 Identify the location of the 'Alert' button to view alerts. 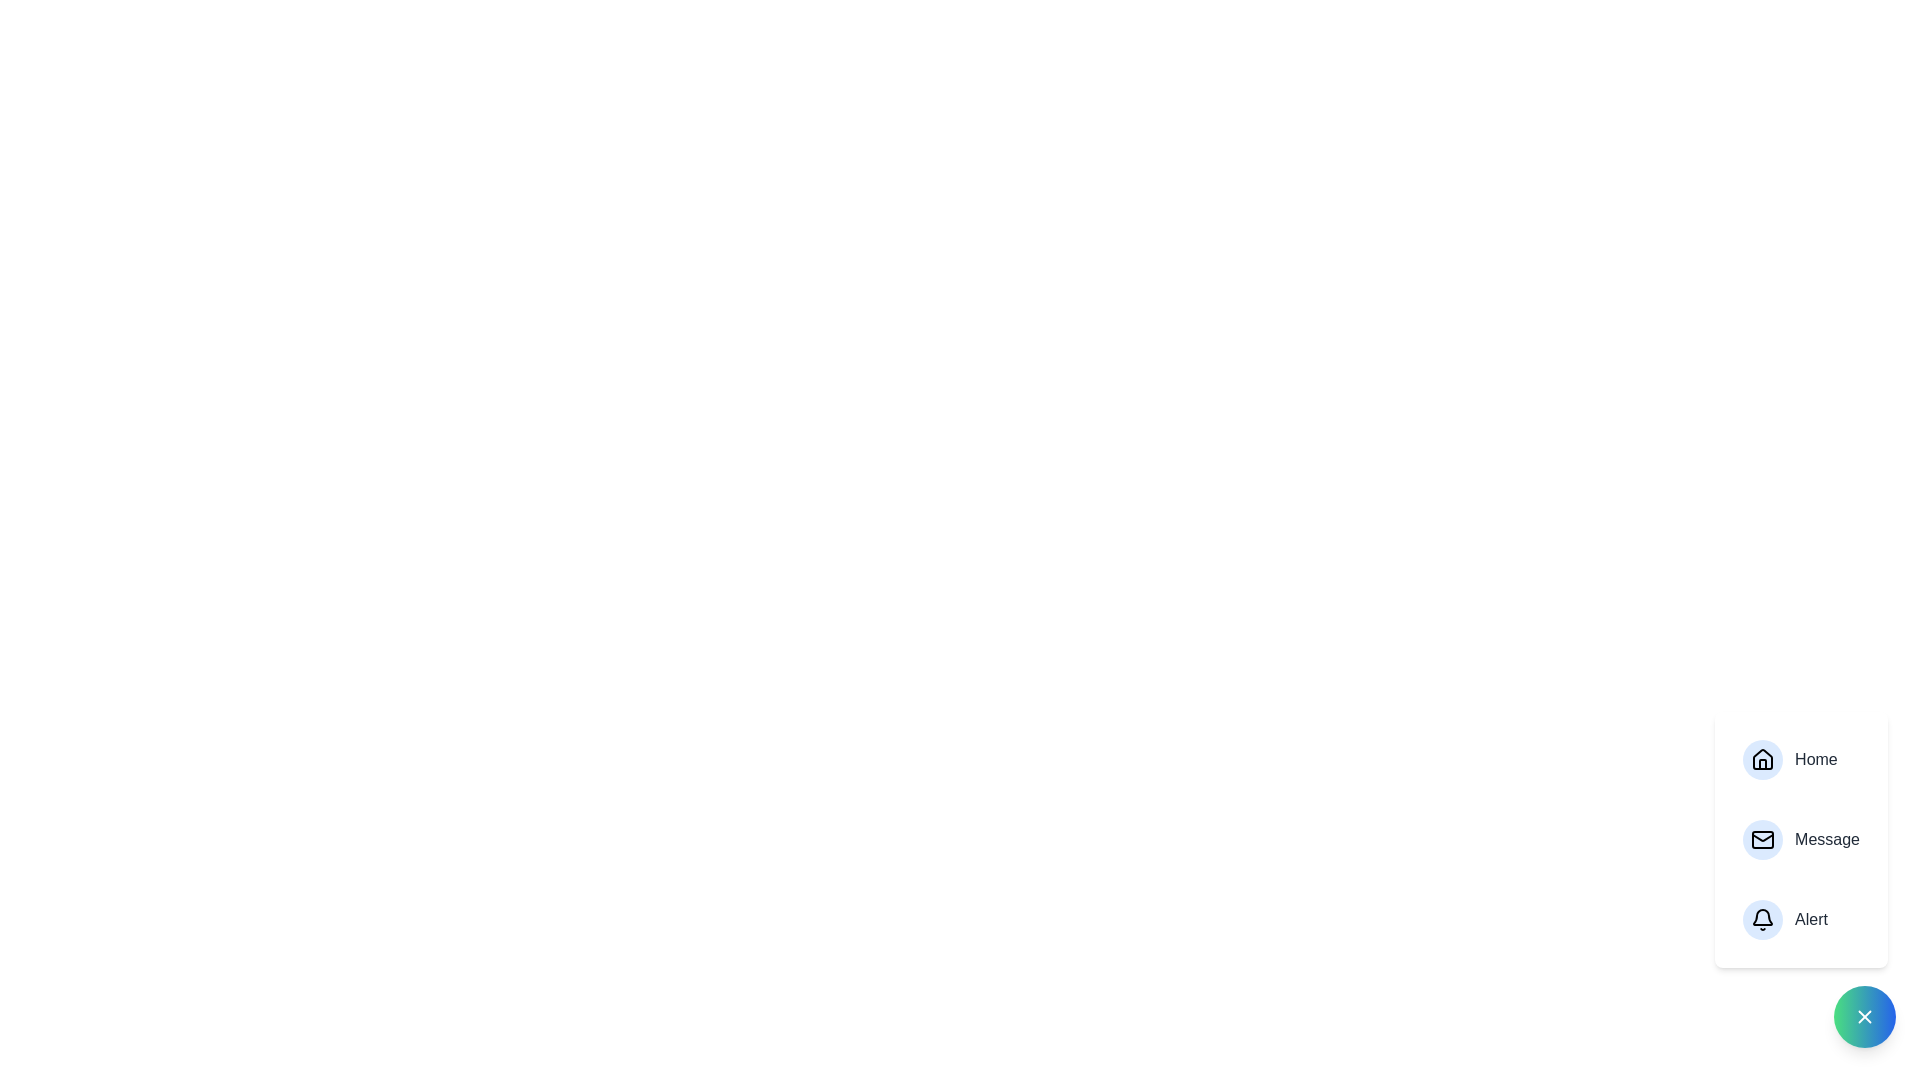
(1800, 920).